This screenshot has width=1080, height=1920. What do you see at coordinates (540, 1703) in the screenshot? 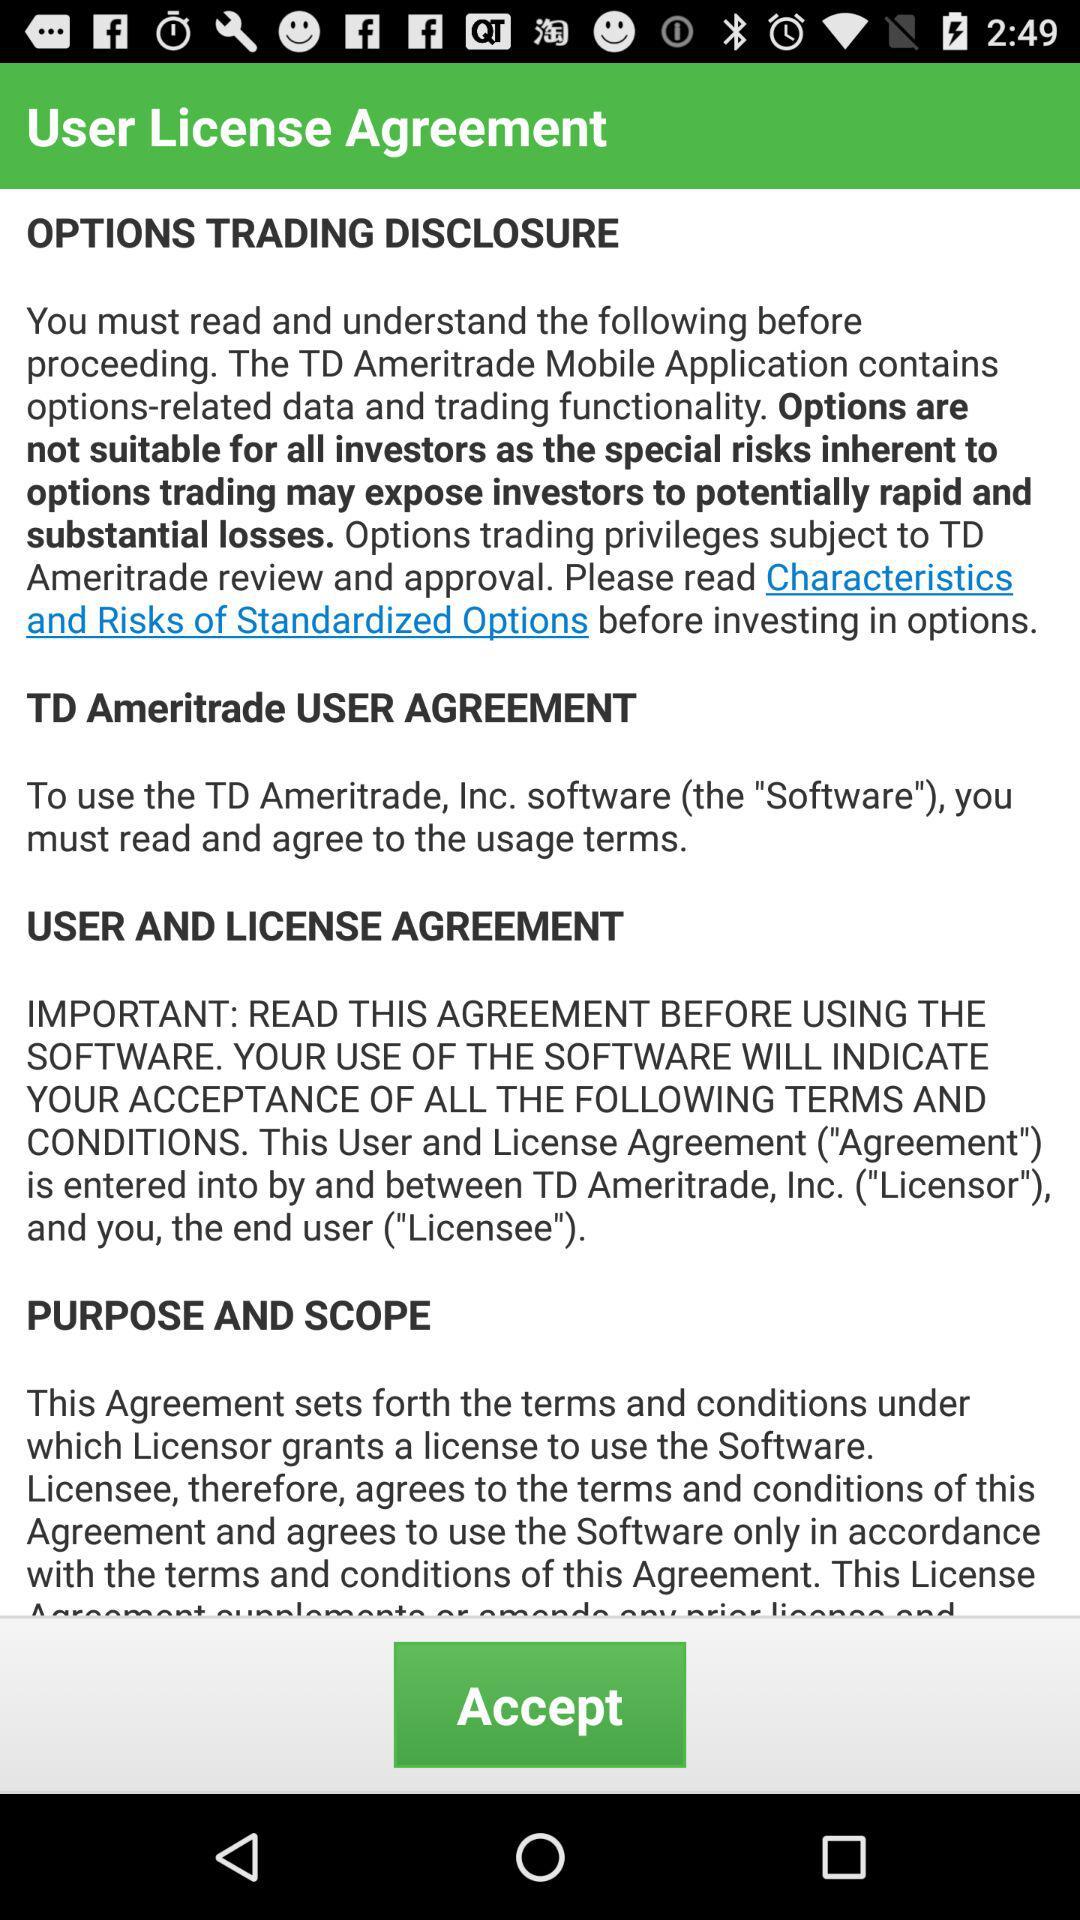
I see `accept item` at bounding box center [540, 1703].